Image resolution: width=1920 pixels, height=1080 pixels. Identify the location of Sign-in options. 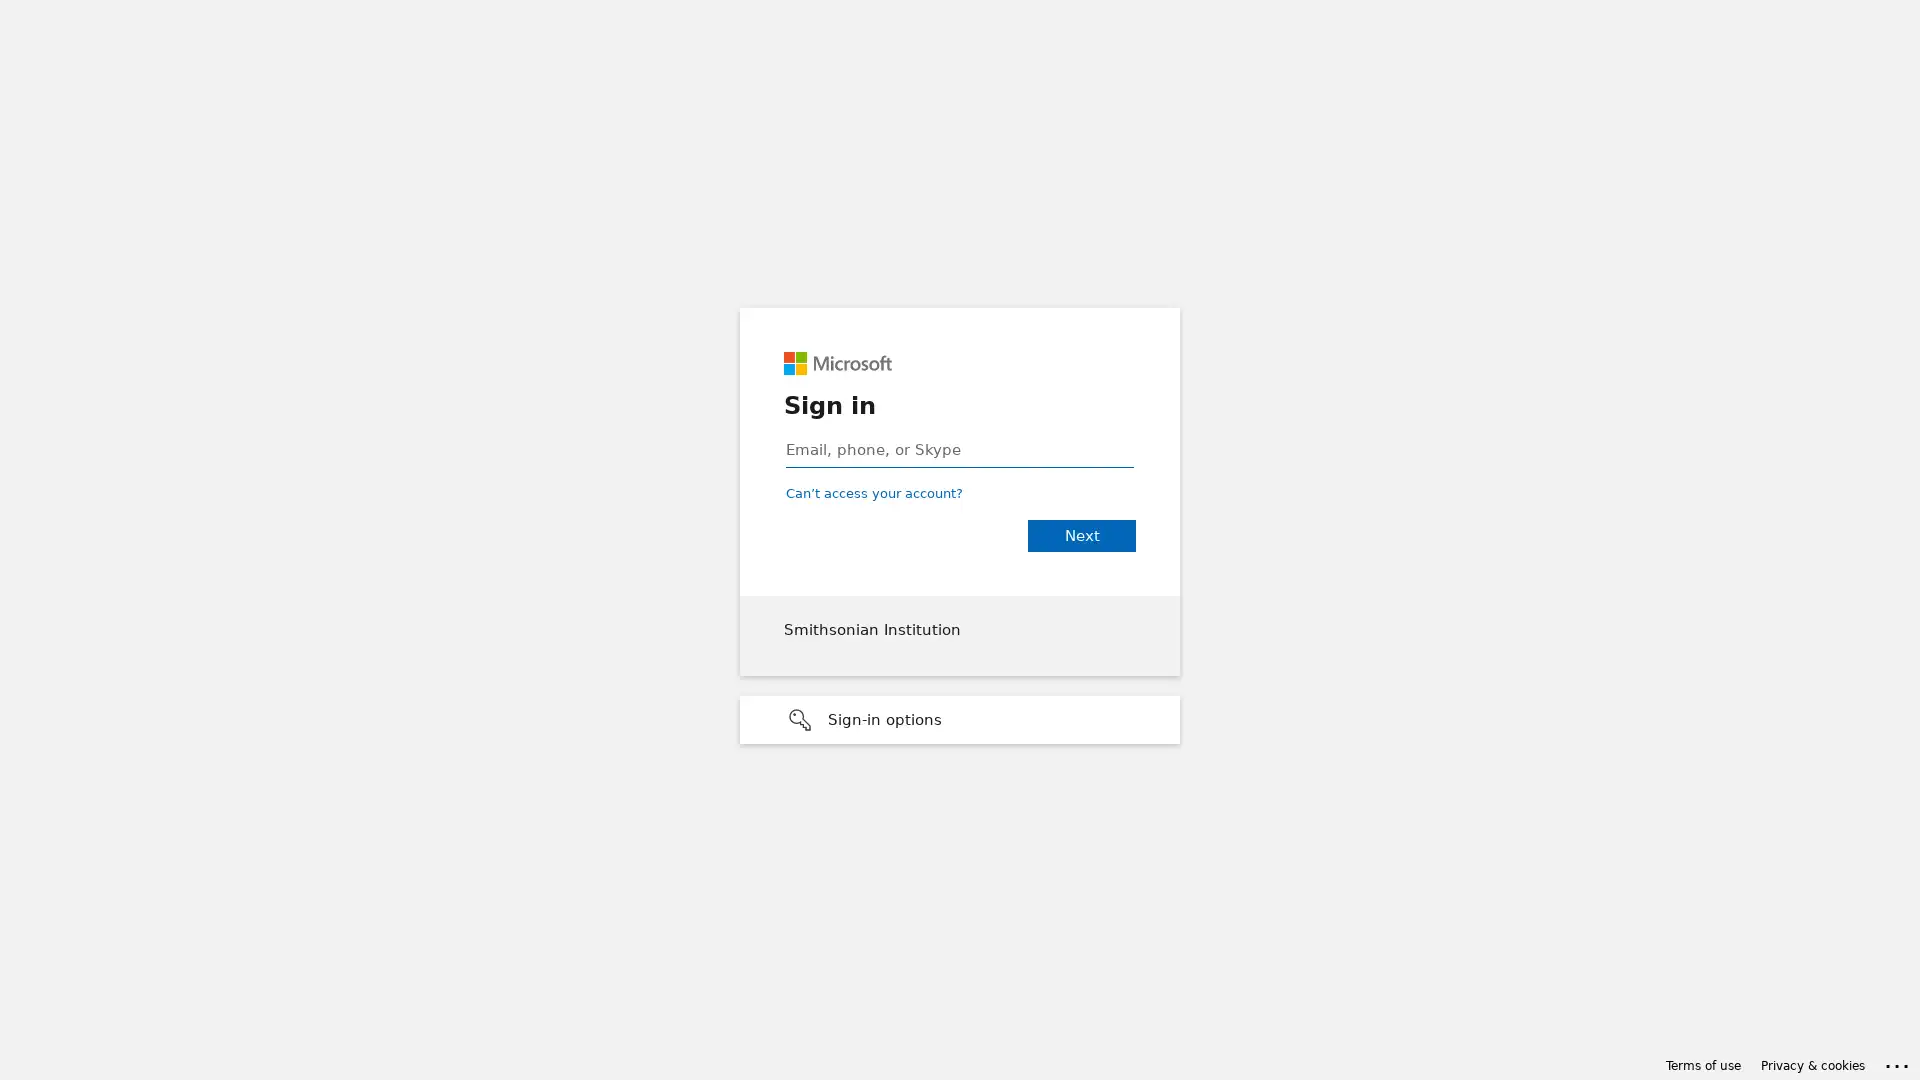
(960, 720).